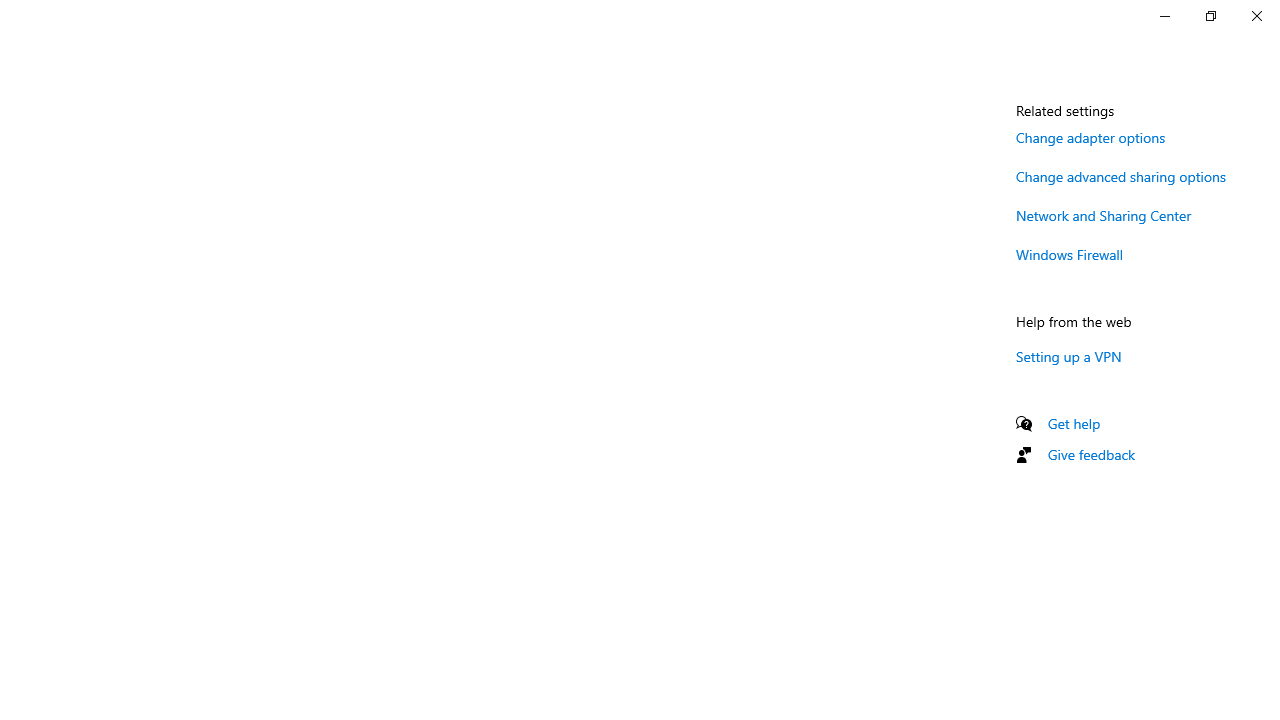 The image size is (1280, 720). What do you see at coordinates (1121, 175) in the screenshot?
I see `'Change advanced sharing options'` at bounding box center [1121, 175].